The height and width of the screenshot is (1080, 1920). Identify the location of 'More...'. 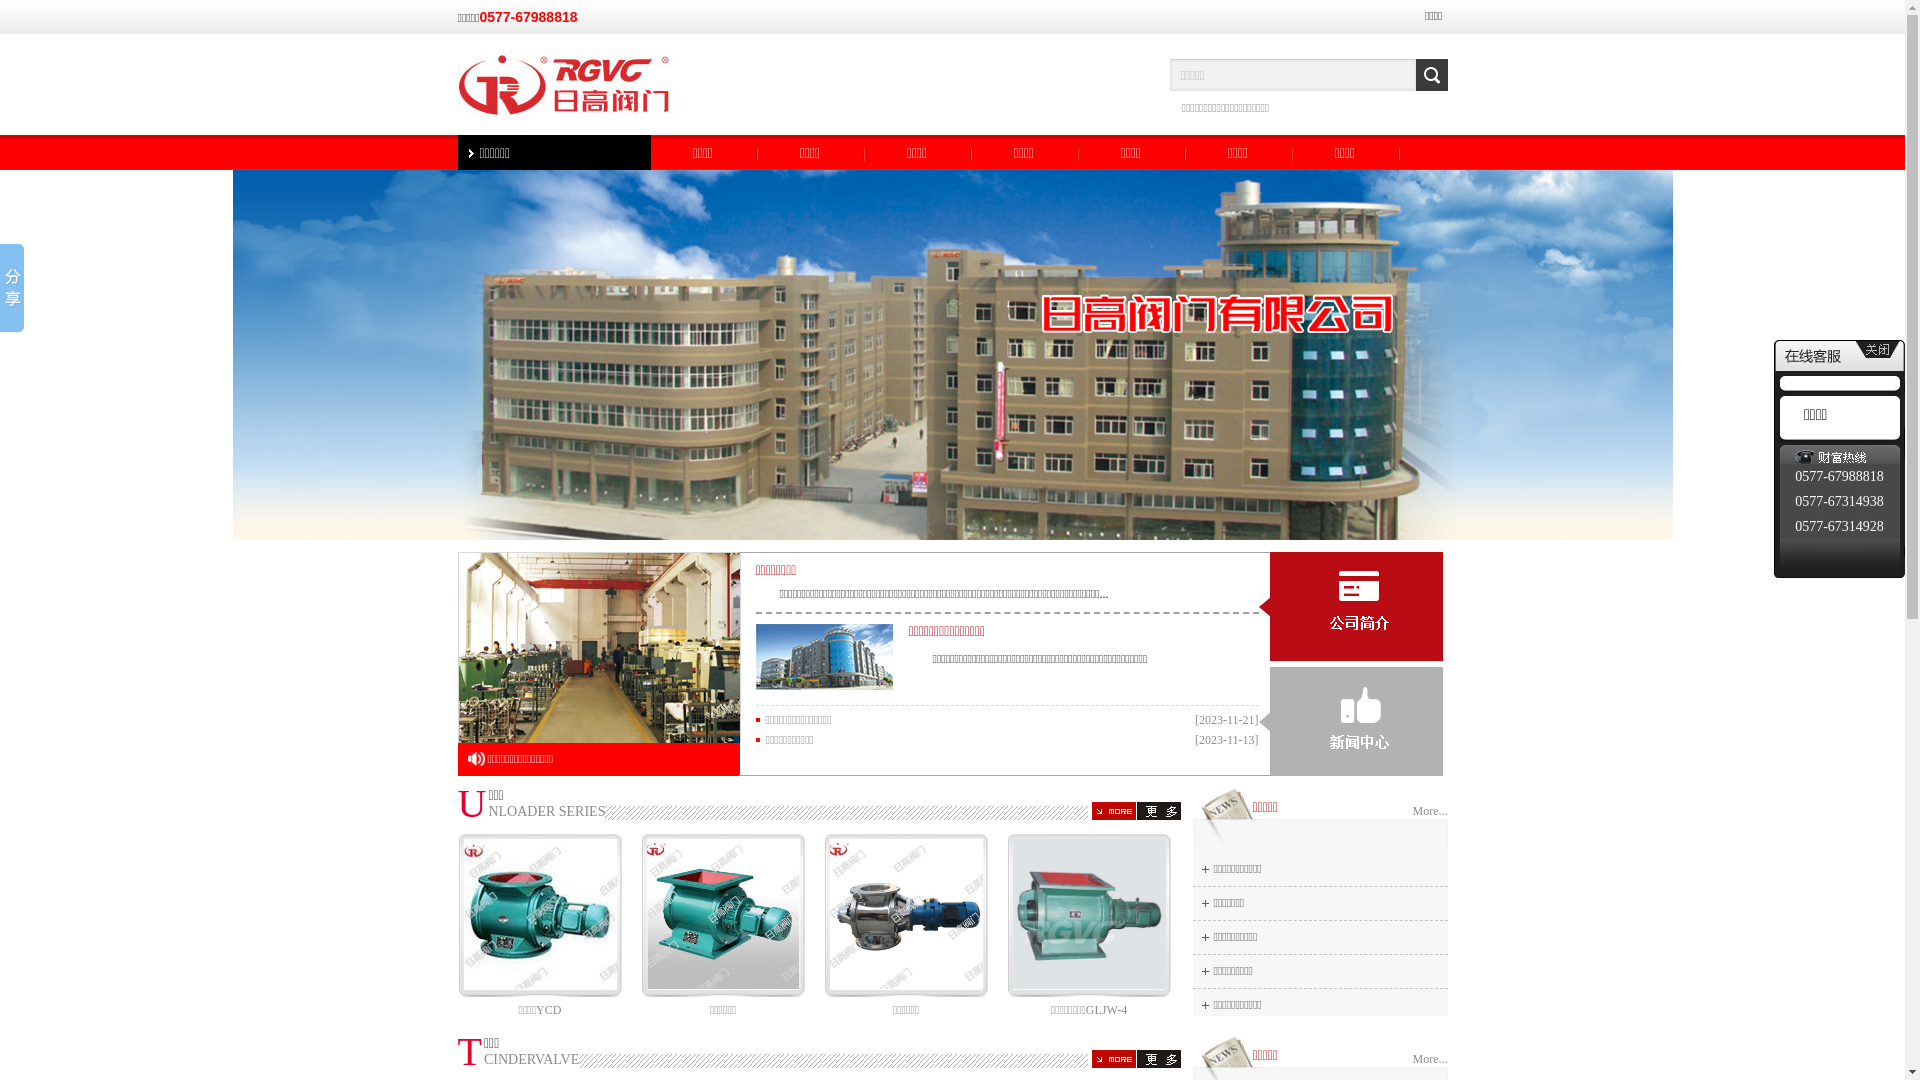
(1428, 811).